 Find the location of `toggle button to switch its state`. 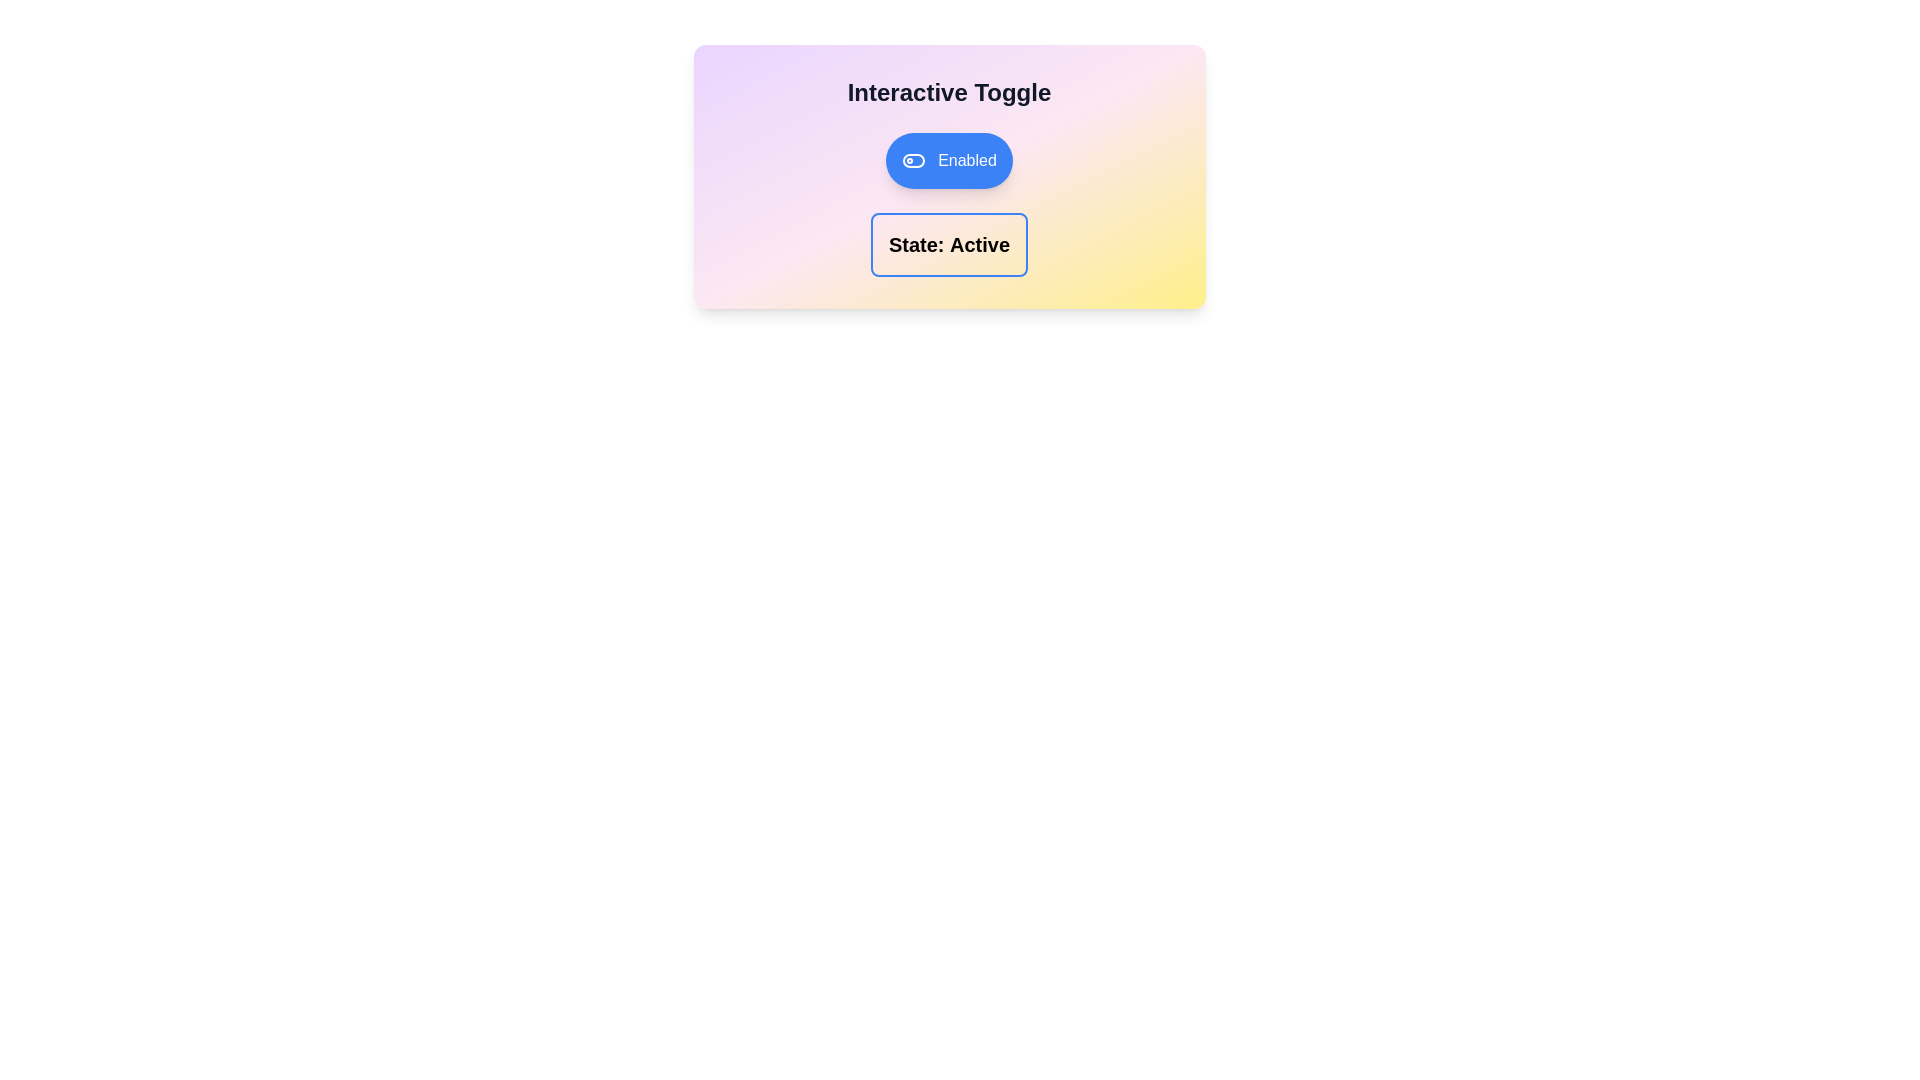

toggle button to switch its state is located at coordinates (948, 160).